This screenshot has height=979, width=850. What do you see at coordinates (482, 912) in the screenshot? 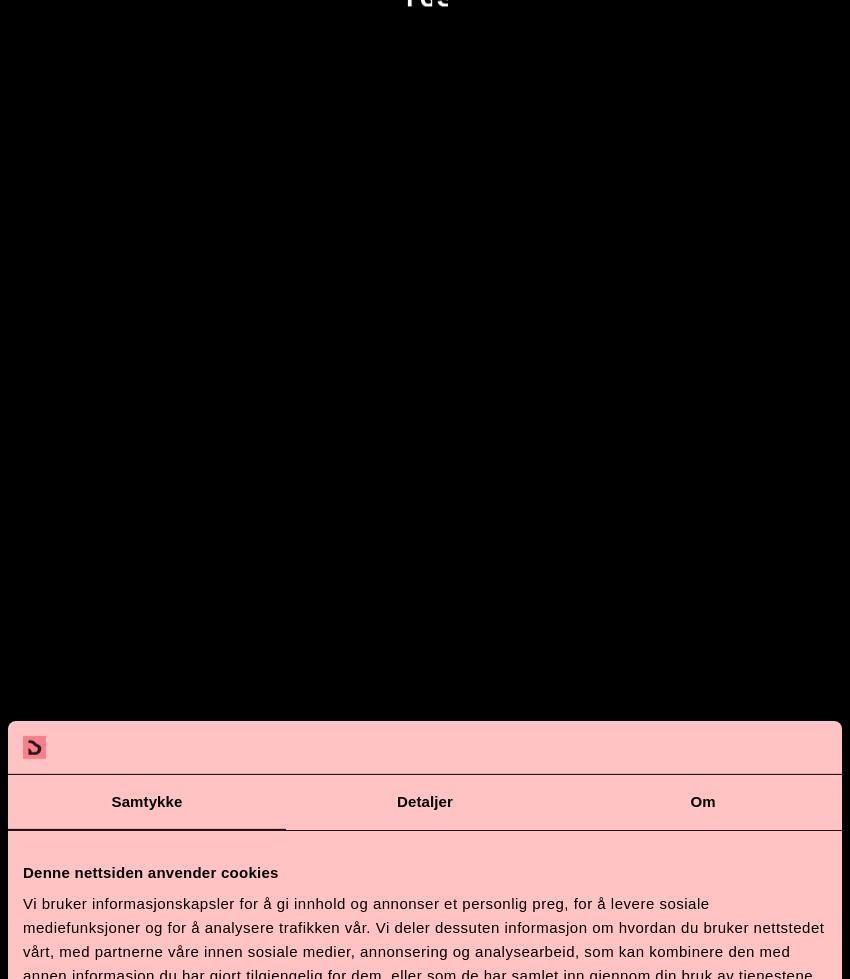
I see `'l'` at bounding box center [482, 912].